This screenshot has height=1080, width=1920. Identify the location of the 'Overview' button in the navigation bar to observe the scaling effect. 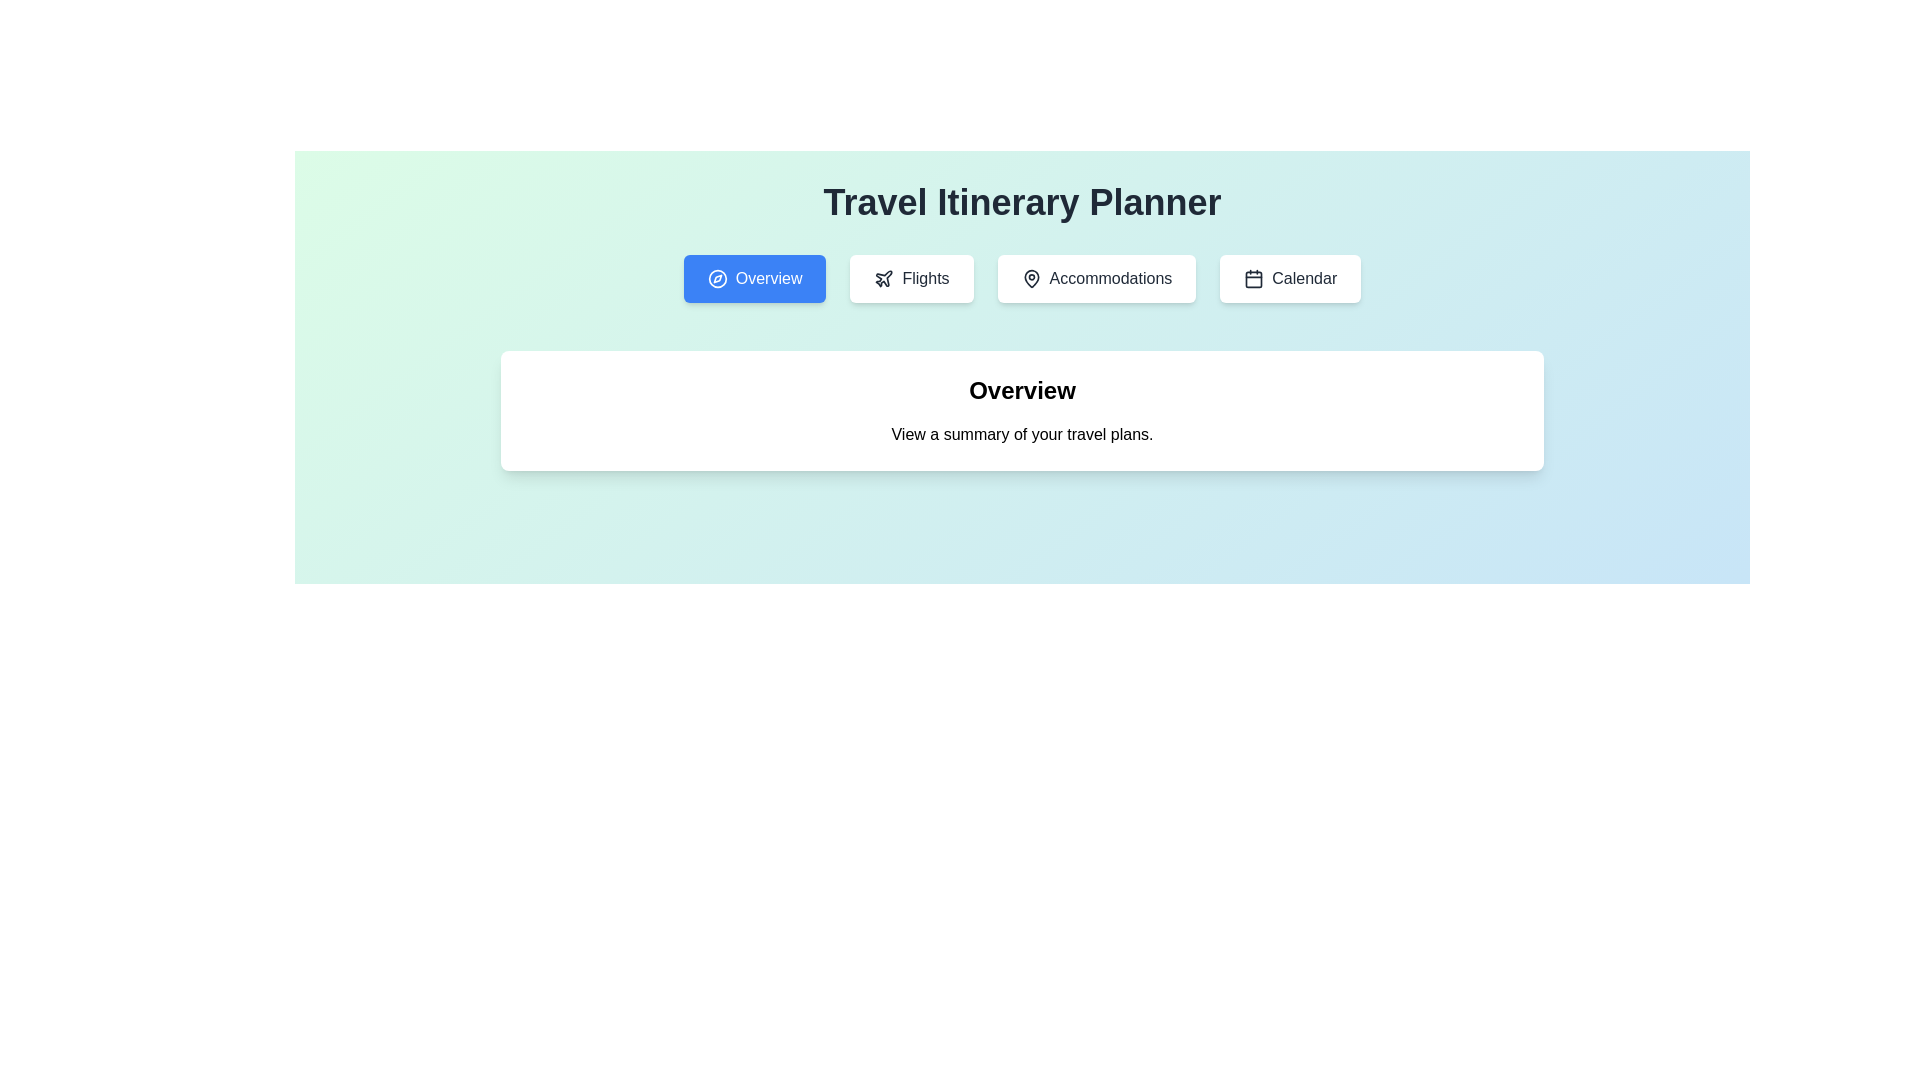
(754, 278).